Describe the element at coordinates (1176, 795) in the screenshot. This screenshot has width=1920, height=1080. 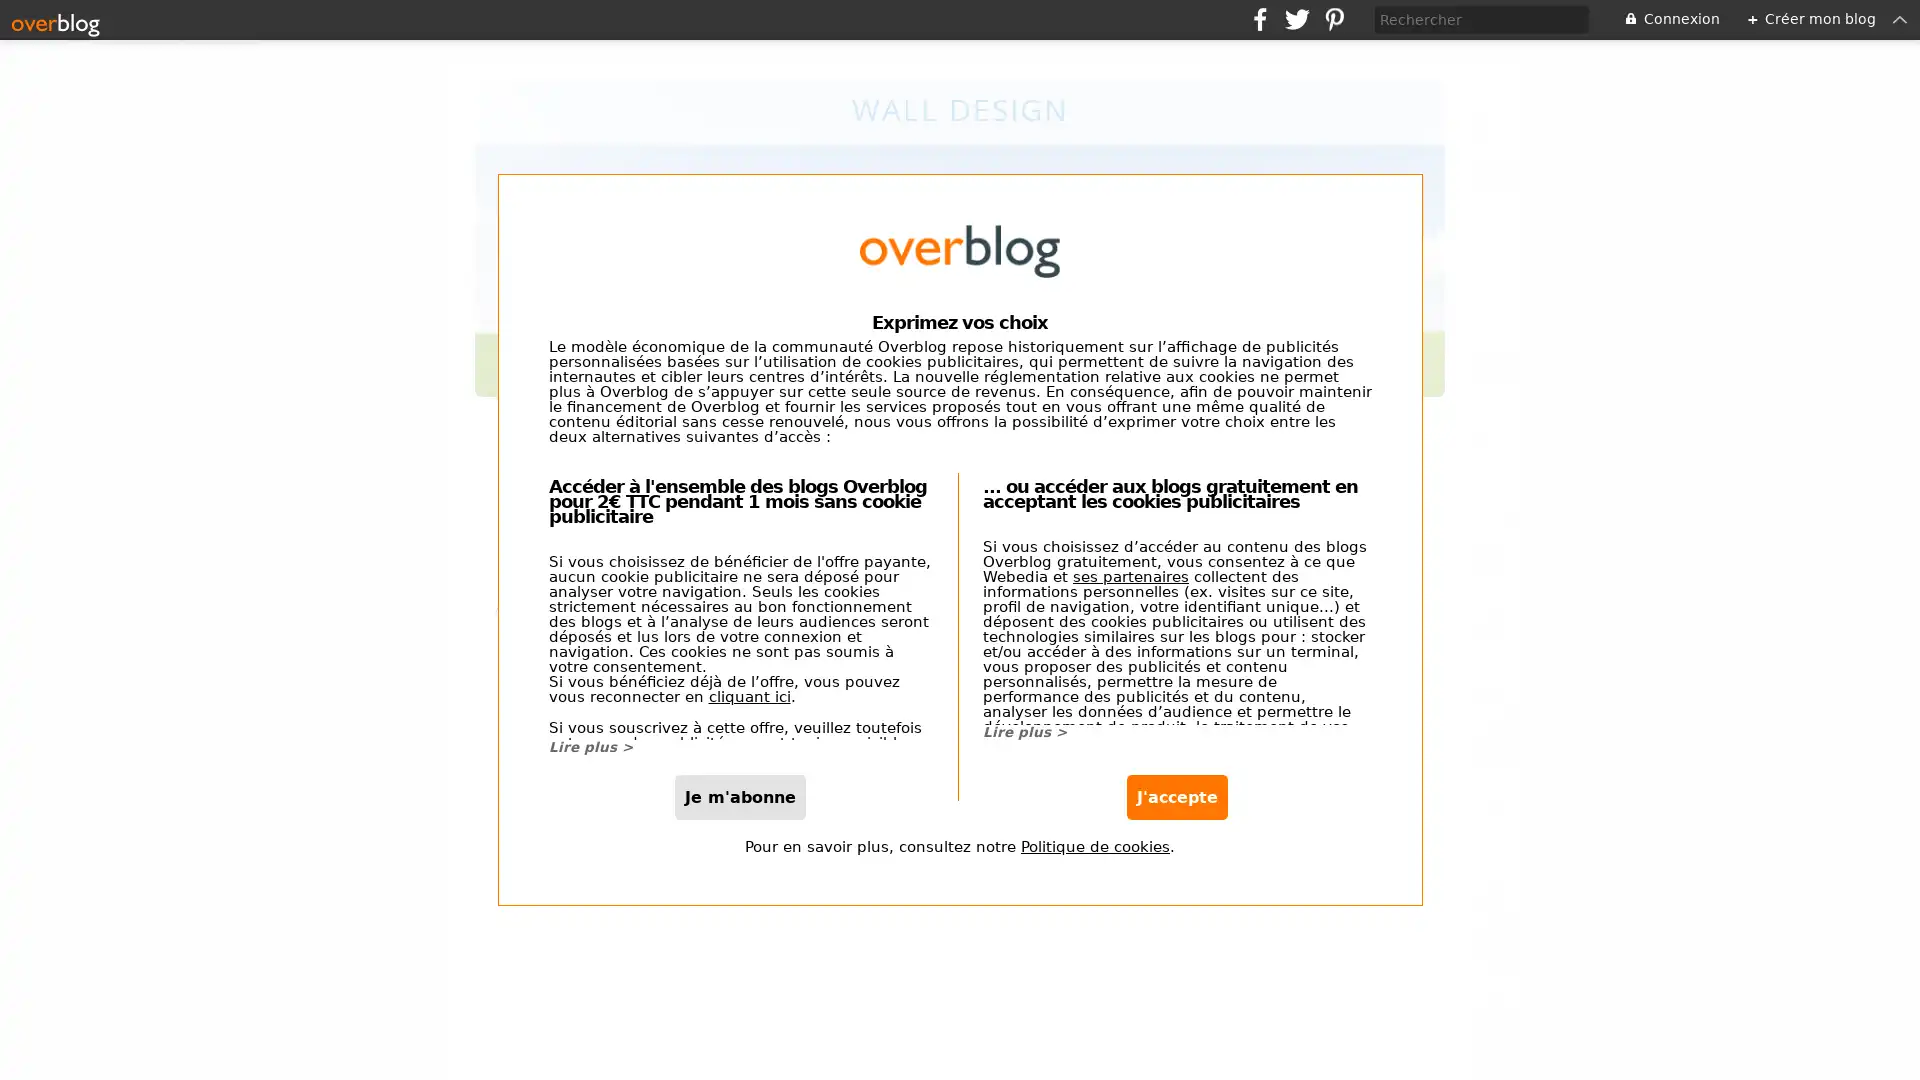
I see `J'accepte` at that location.